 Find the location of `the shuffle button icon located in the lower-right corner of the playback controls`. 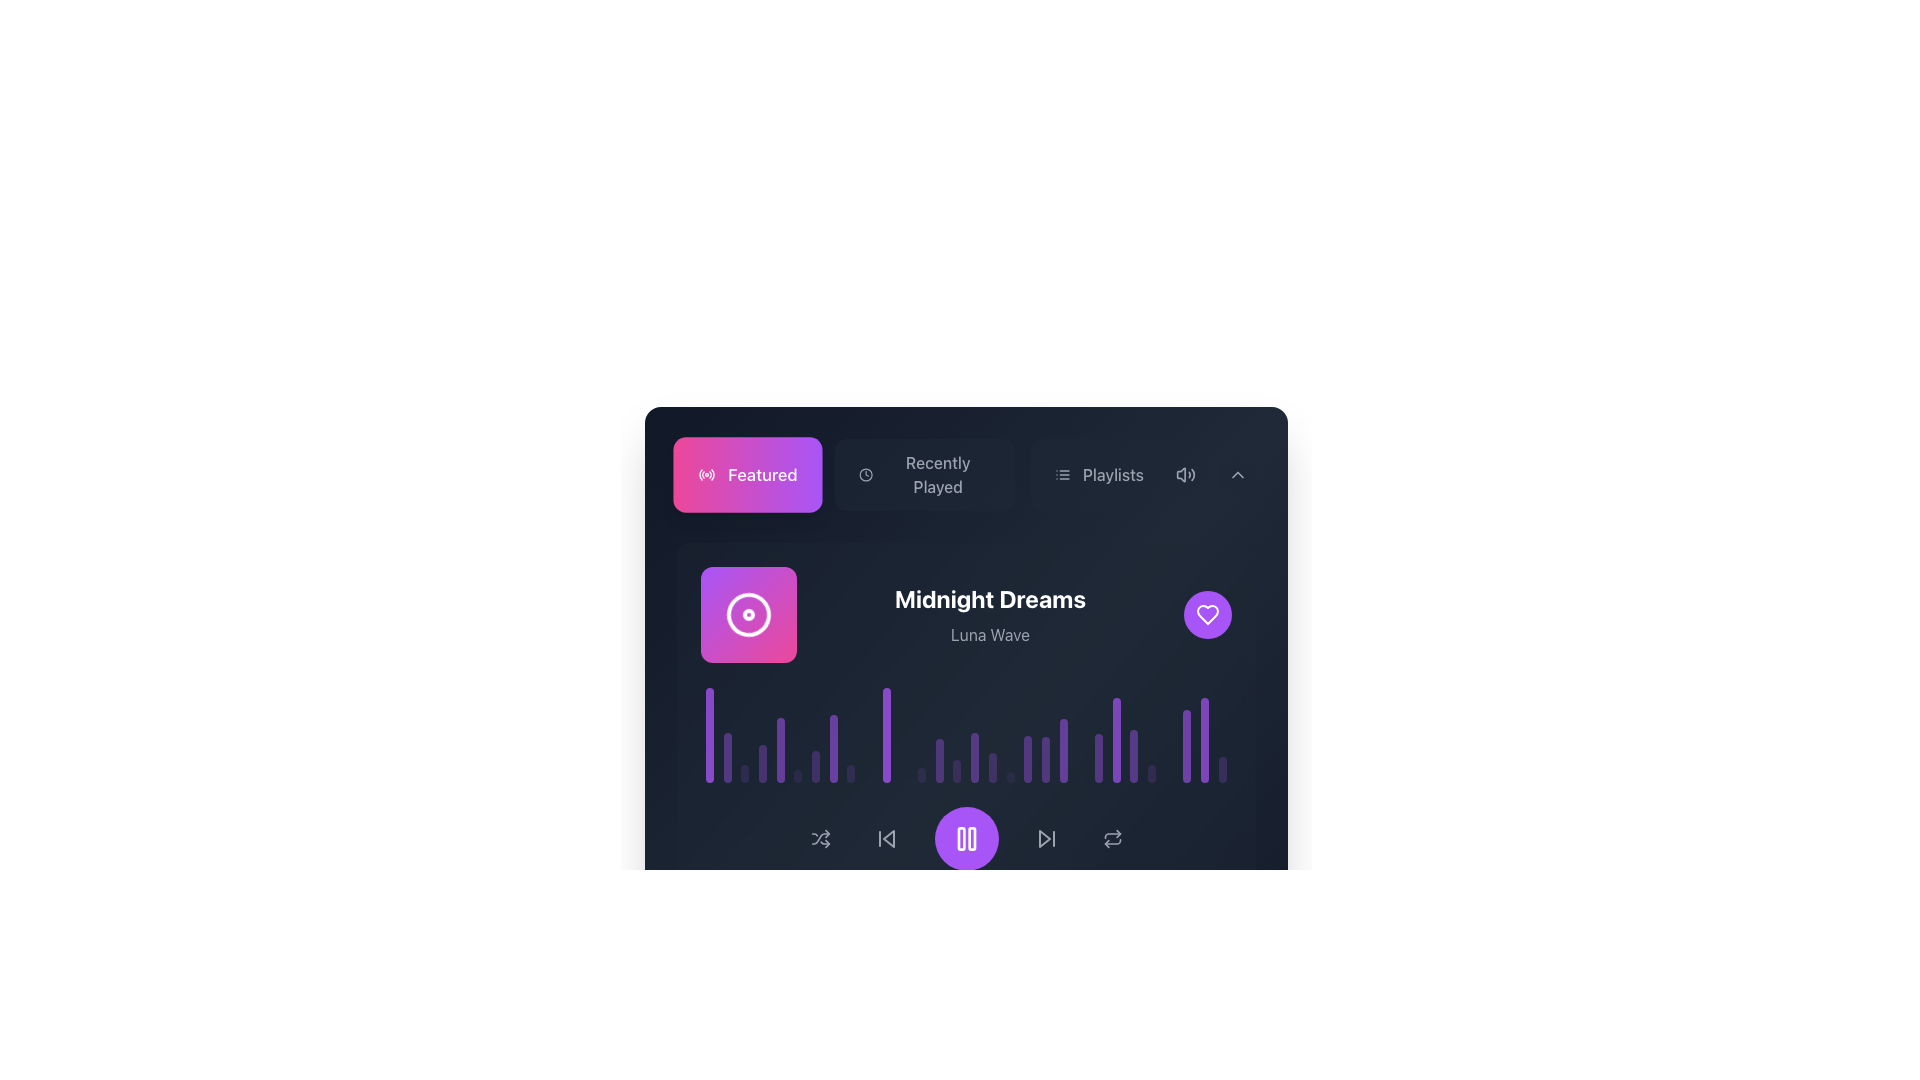

the shuffle button icon located in the lower-right corner of the playback controls is located at coordinates (820, 839).